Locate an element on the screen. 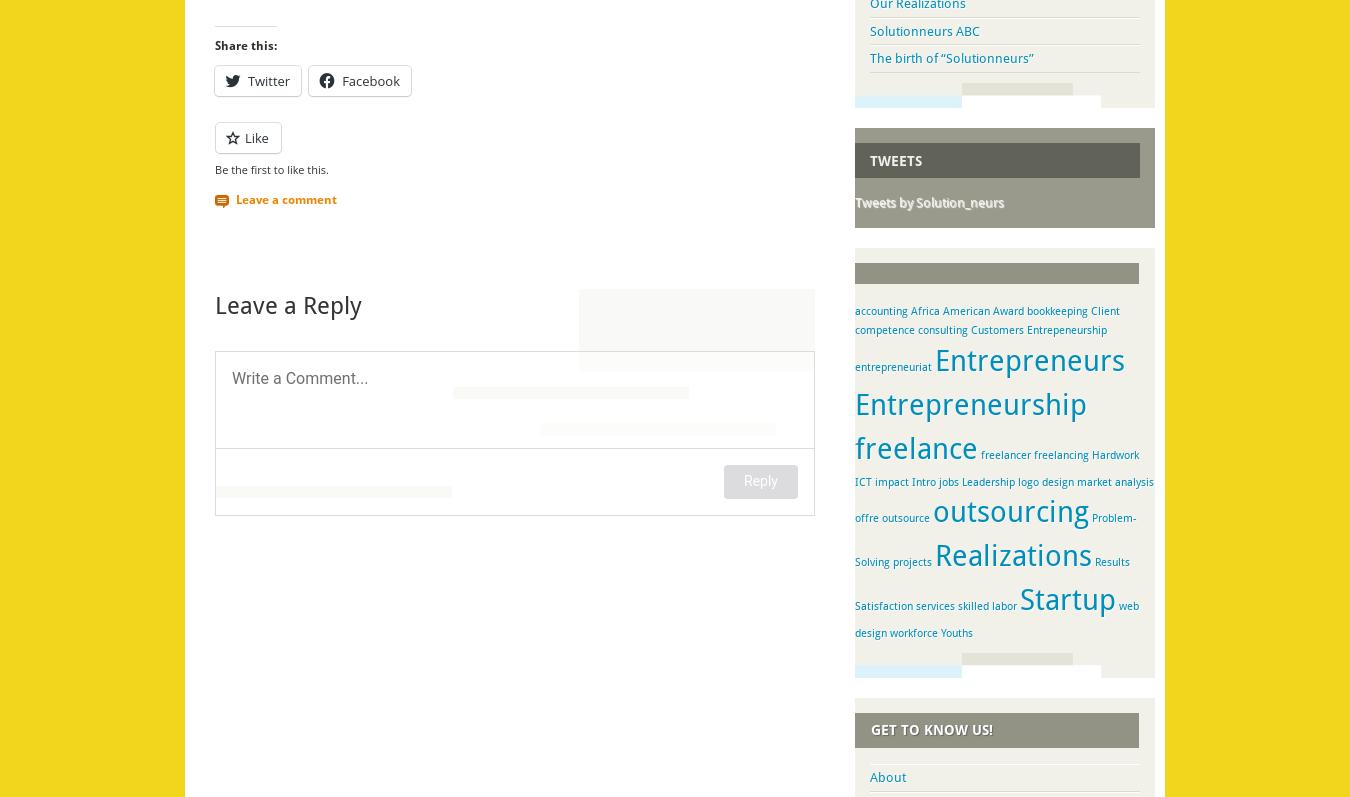 This screenshot has height=797, width=1350. 'Leave a Reply' is located at coordinates (287, 305).